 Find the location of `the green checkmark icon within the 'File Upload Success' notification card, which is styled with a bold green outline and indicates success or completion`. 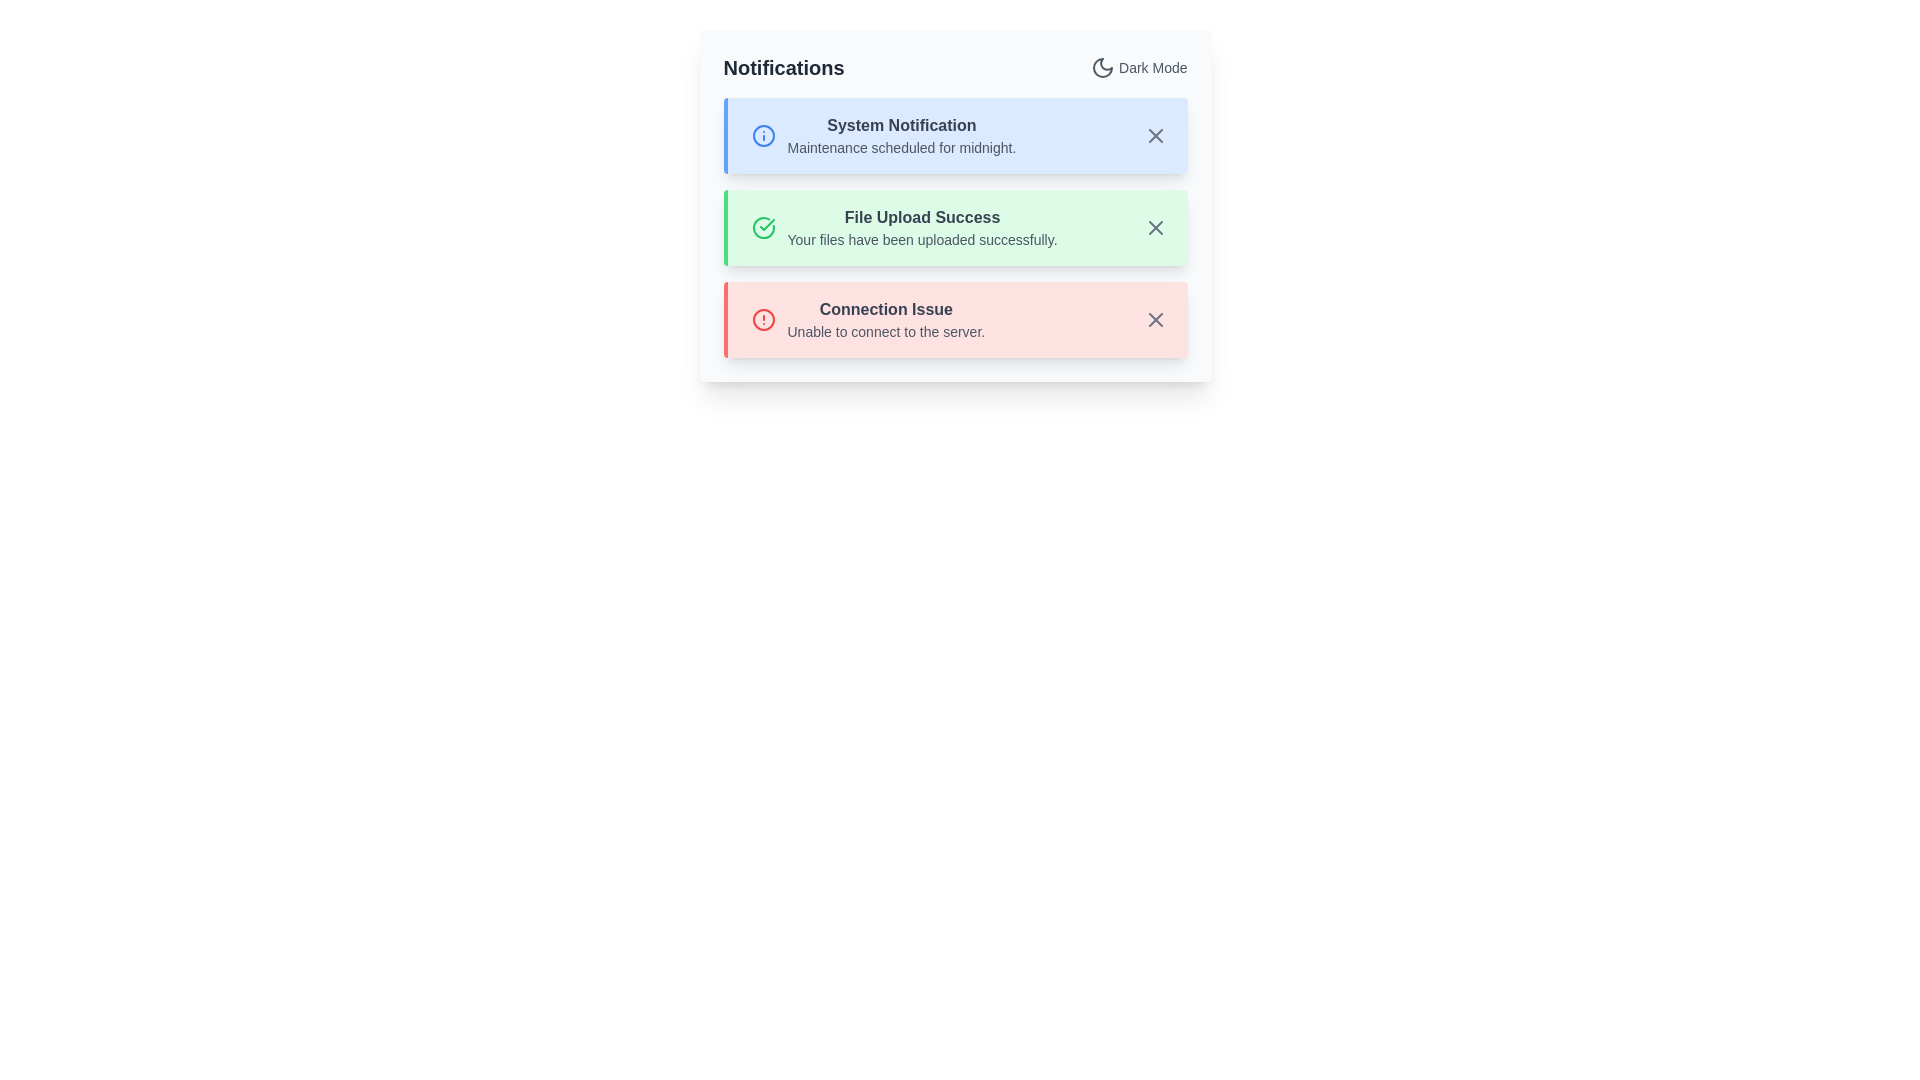

the green checkmark icon within the 'File Upload Success' notification card, which is styled with a bold green outline and indicates success or completion is located at coordinates (766, 224).